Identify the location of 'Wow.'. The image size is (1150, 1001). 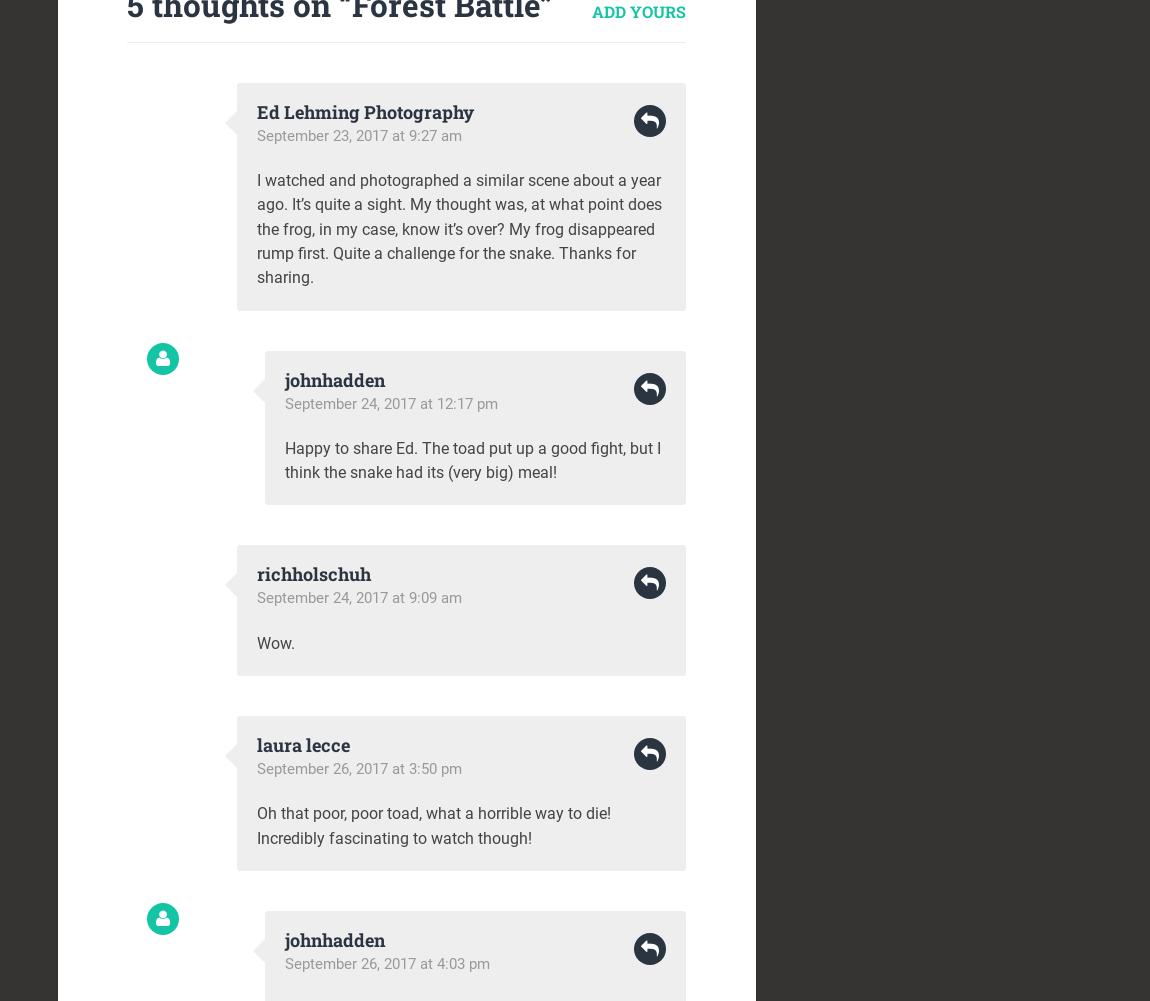
(275, 642).